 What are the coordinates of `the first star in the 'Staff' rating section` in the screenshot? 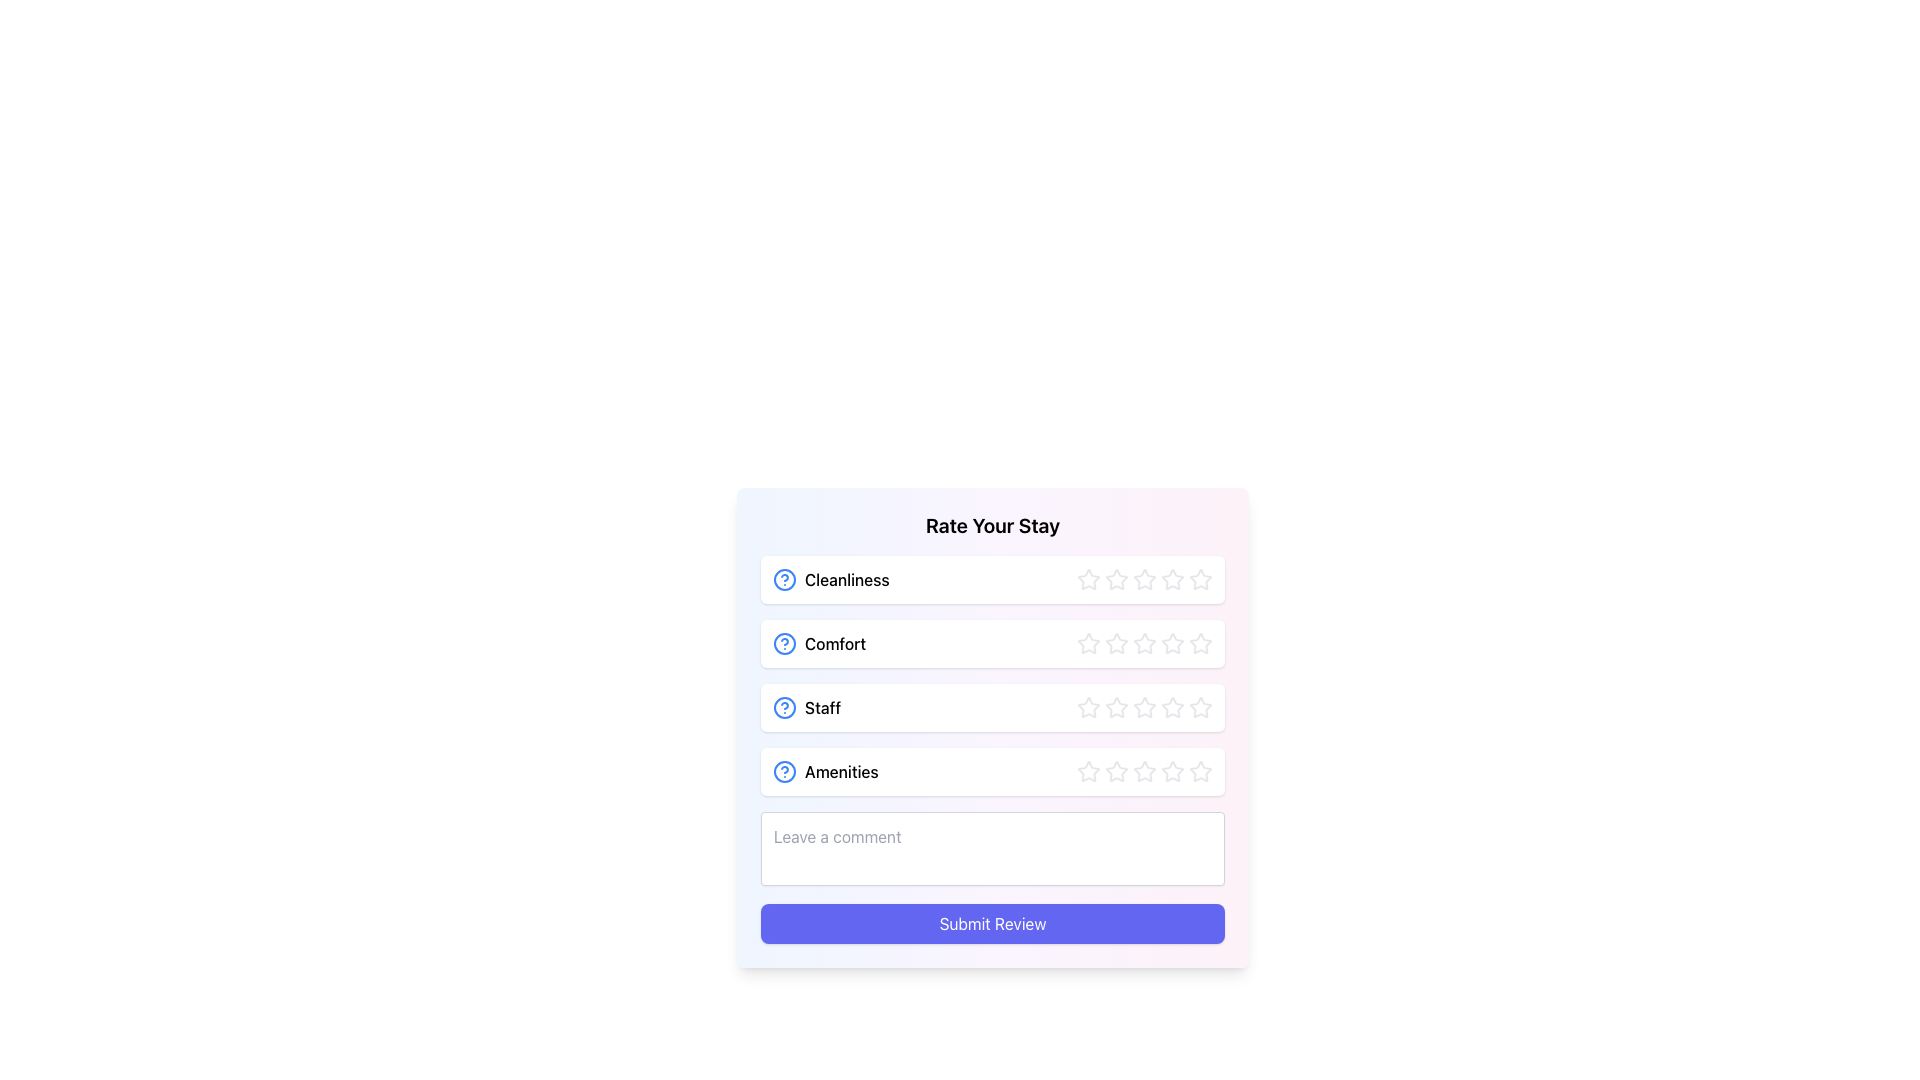 It's located at (1088, 707).